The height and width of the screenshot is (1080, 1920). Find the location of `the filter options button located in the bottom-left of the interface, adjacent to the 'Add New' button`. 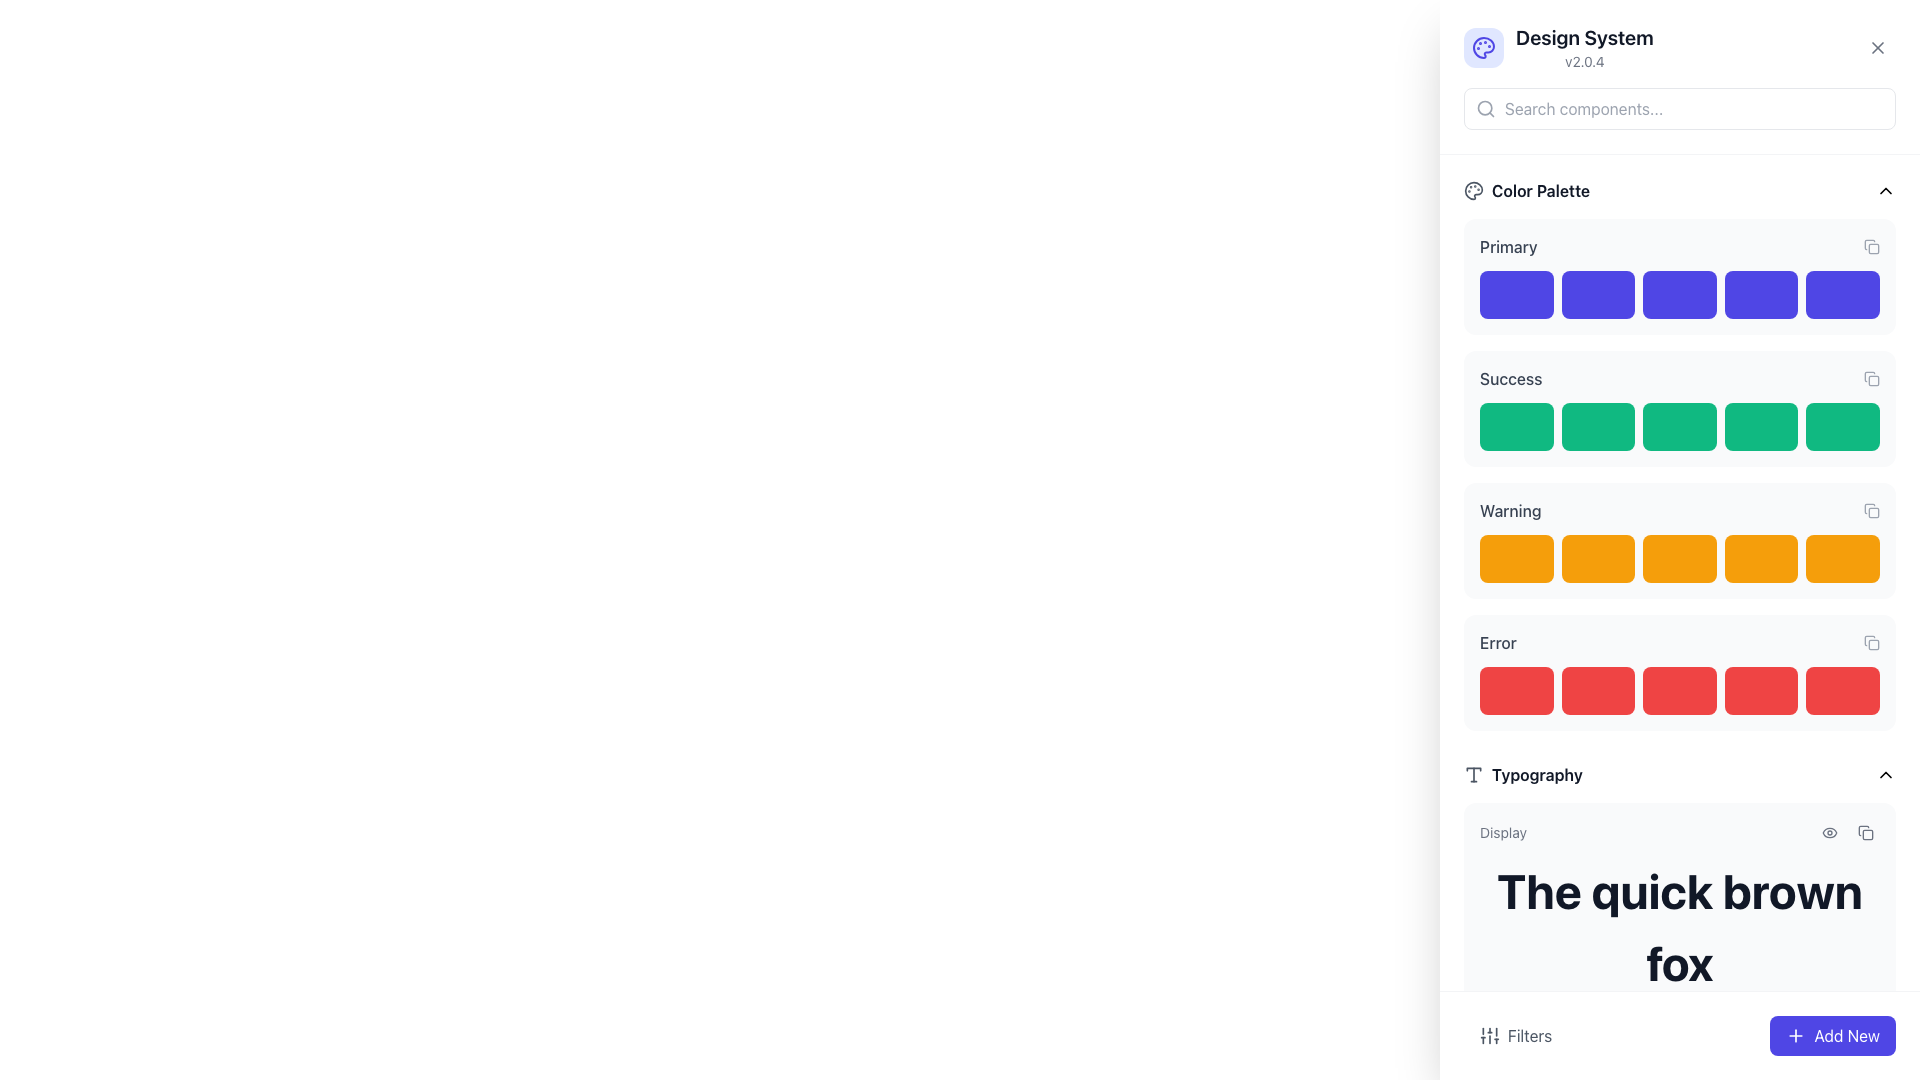

the filter options button located in the bottom-left of the interface, adjacent to the 'Add New' button is located at coordinates (1516, 1035).